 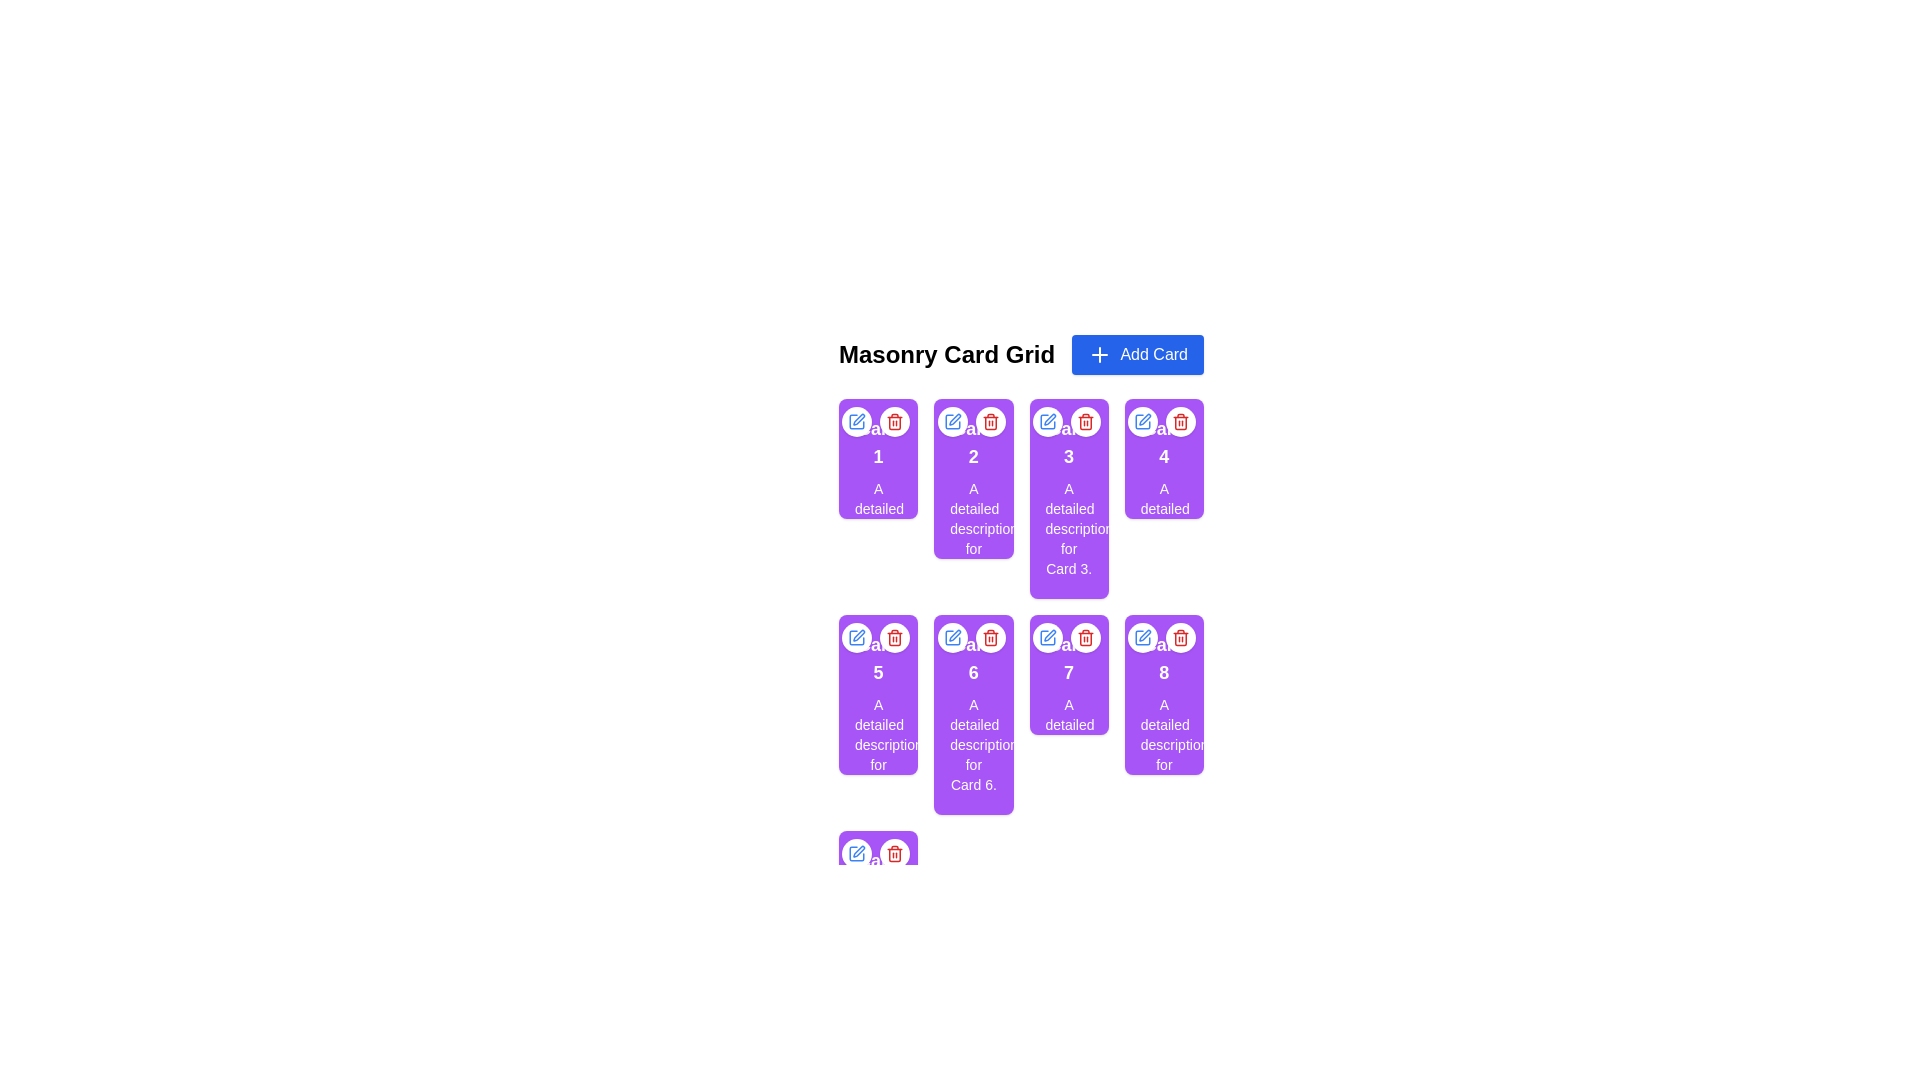 What do you see at coordinates (894, 853) in the screenshot?
I see `the delete button located in the second position of the top-right corner group` at bounding box center [894, 853].